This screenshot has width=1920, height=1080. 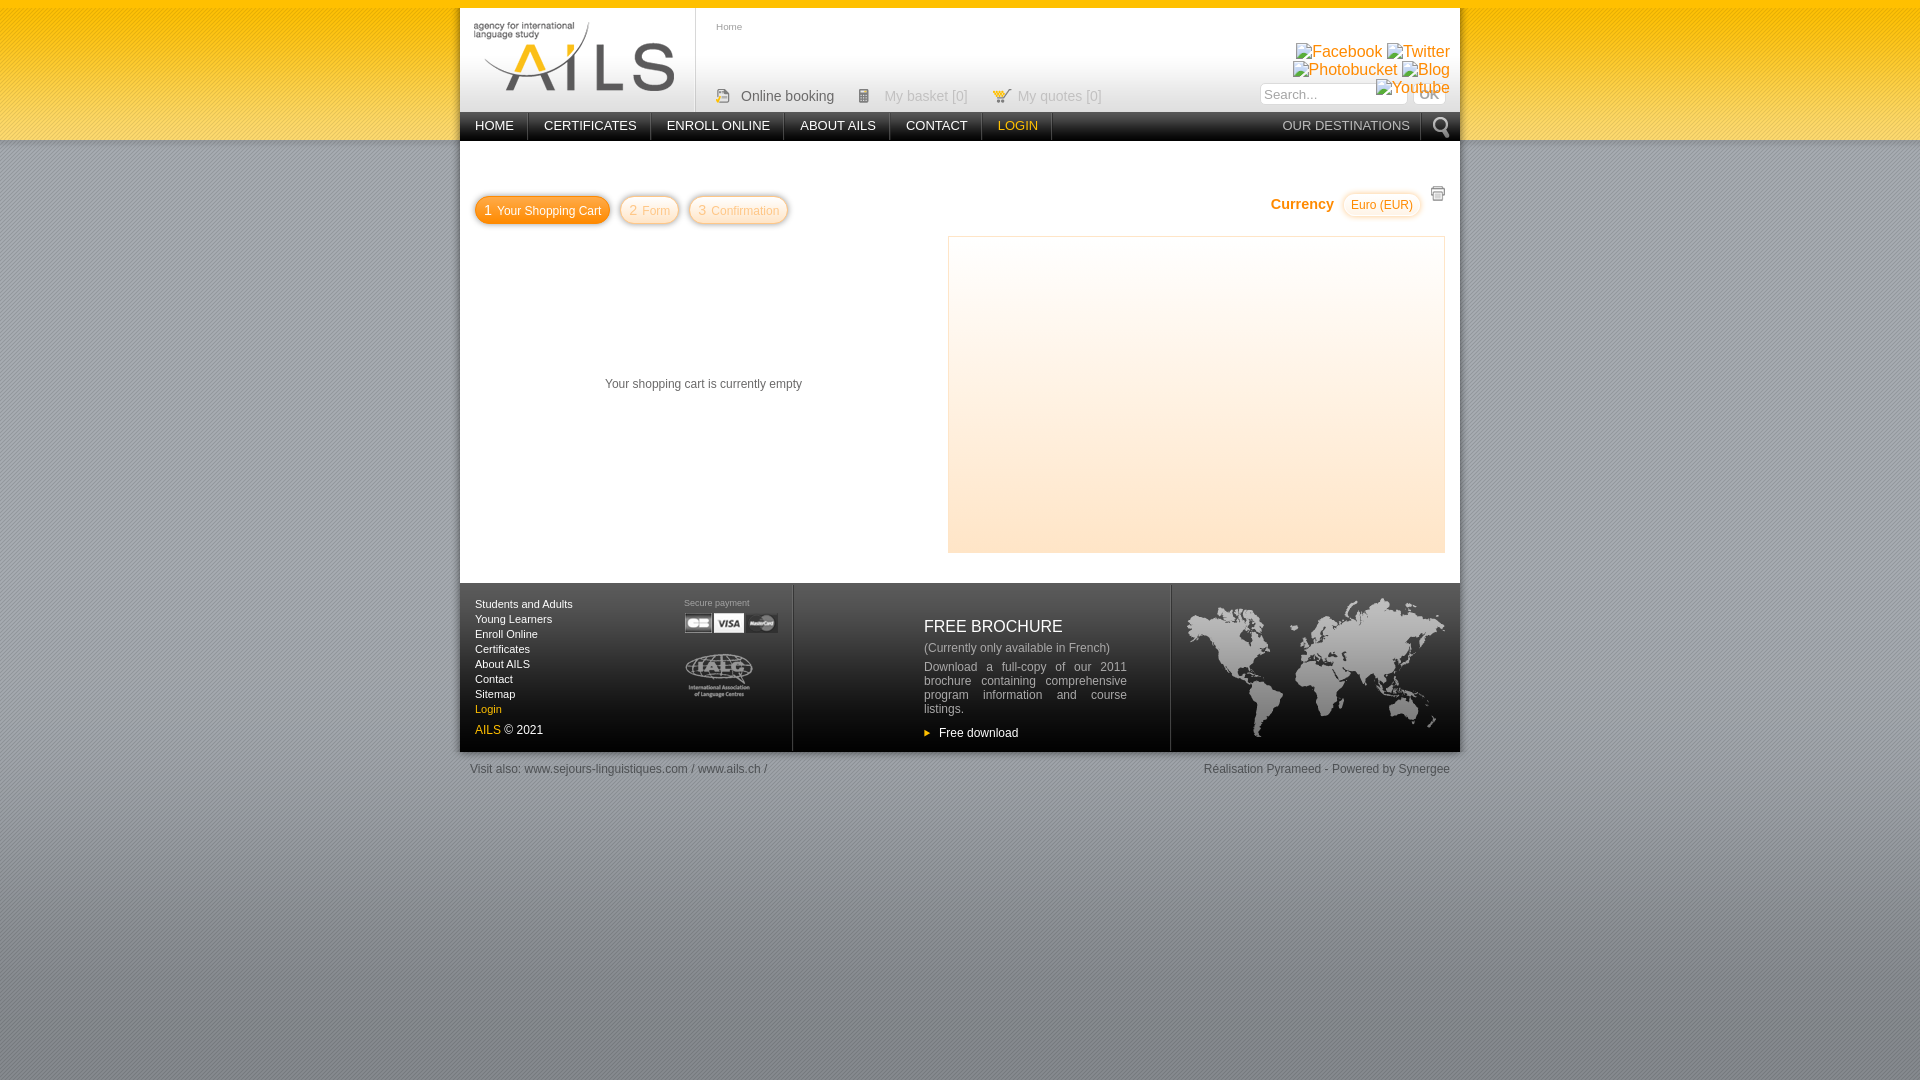 I want to click on 'Contact', so click(x=494, y=677).